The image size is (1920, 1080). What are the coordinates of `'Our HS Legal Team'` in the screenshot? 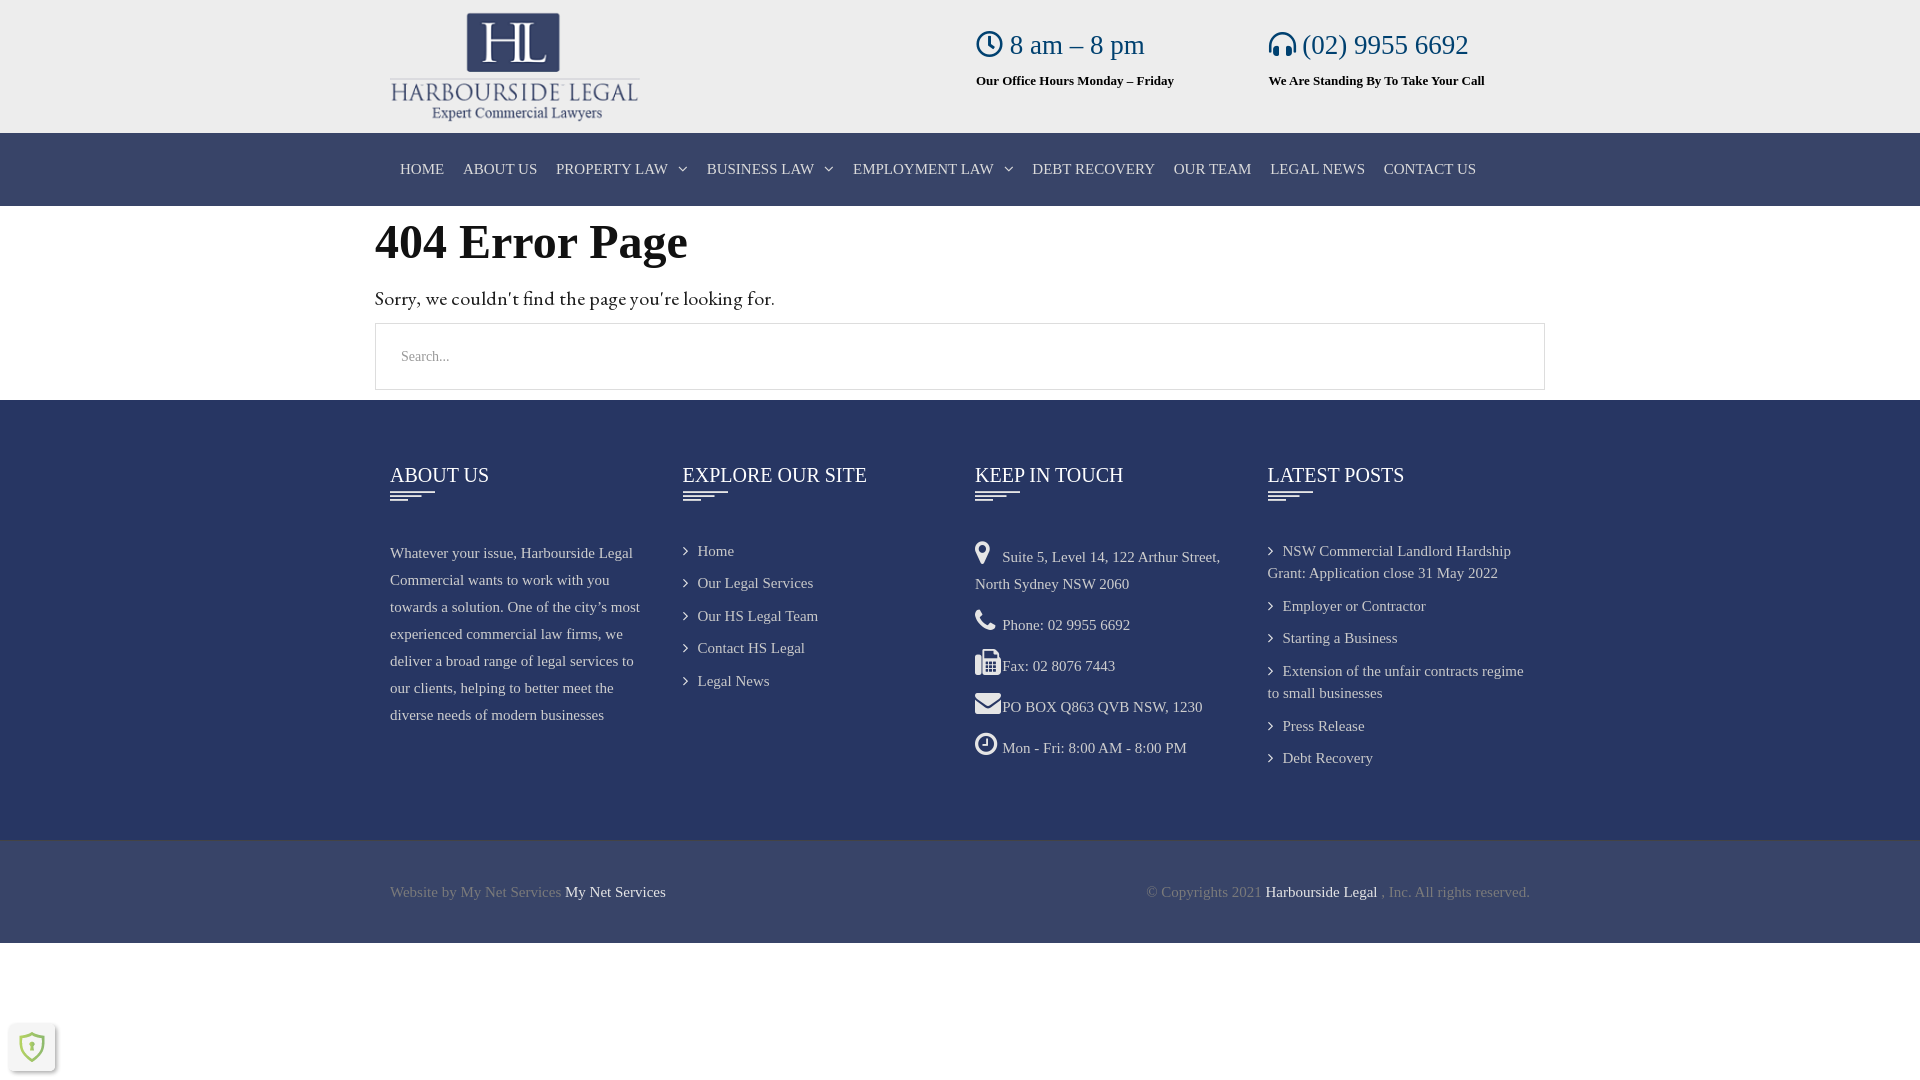 It's located at (748, 615).